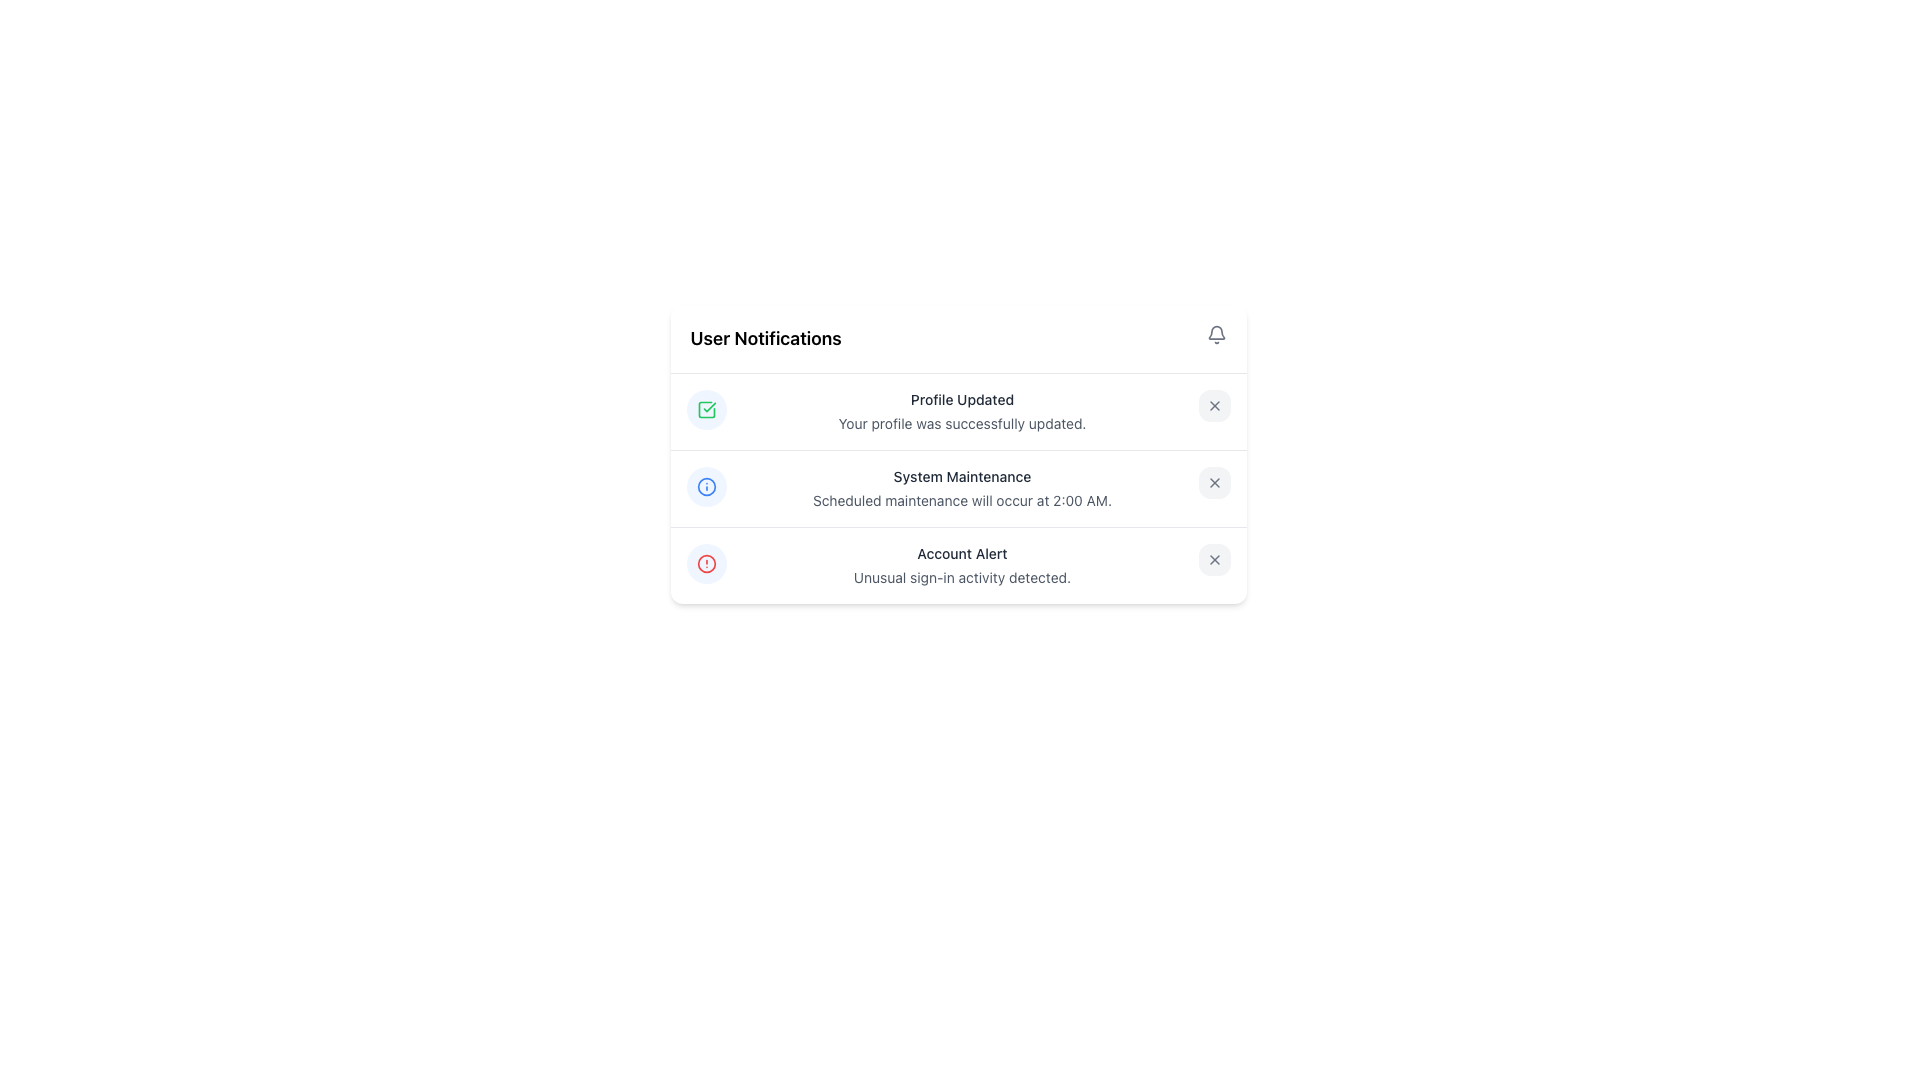  What do you see at coordinates (706, 408) in the screenshot?
I see `the status indicator icon located within the 'Profile Updated' notification card, which is the leftmost component preceding the text block` at bounding box center [706, 408].